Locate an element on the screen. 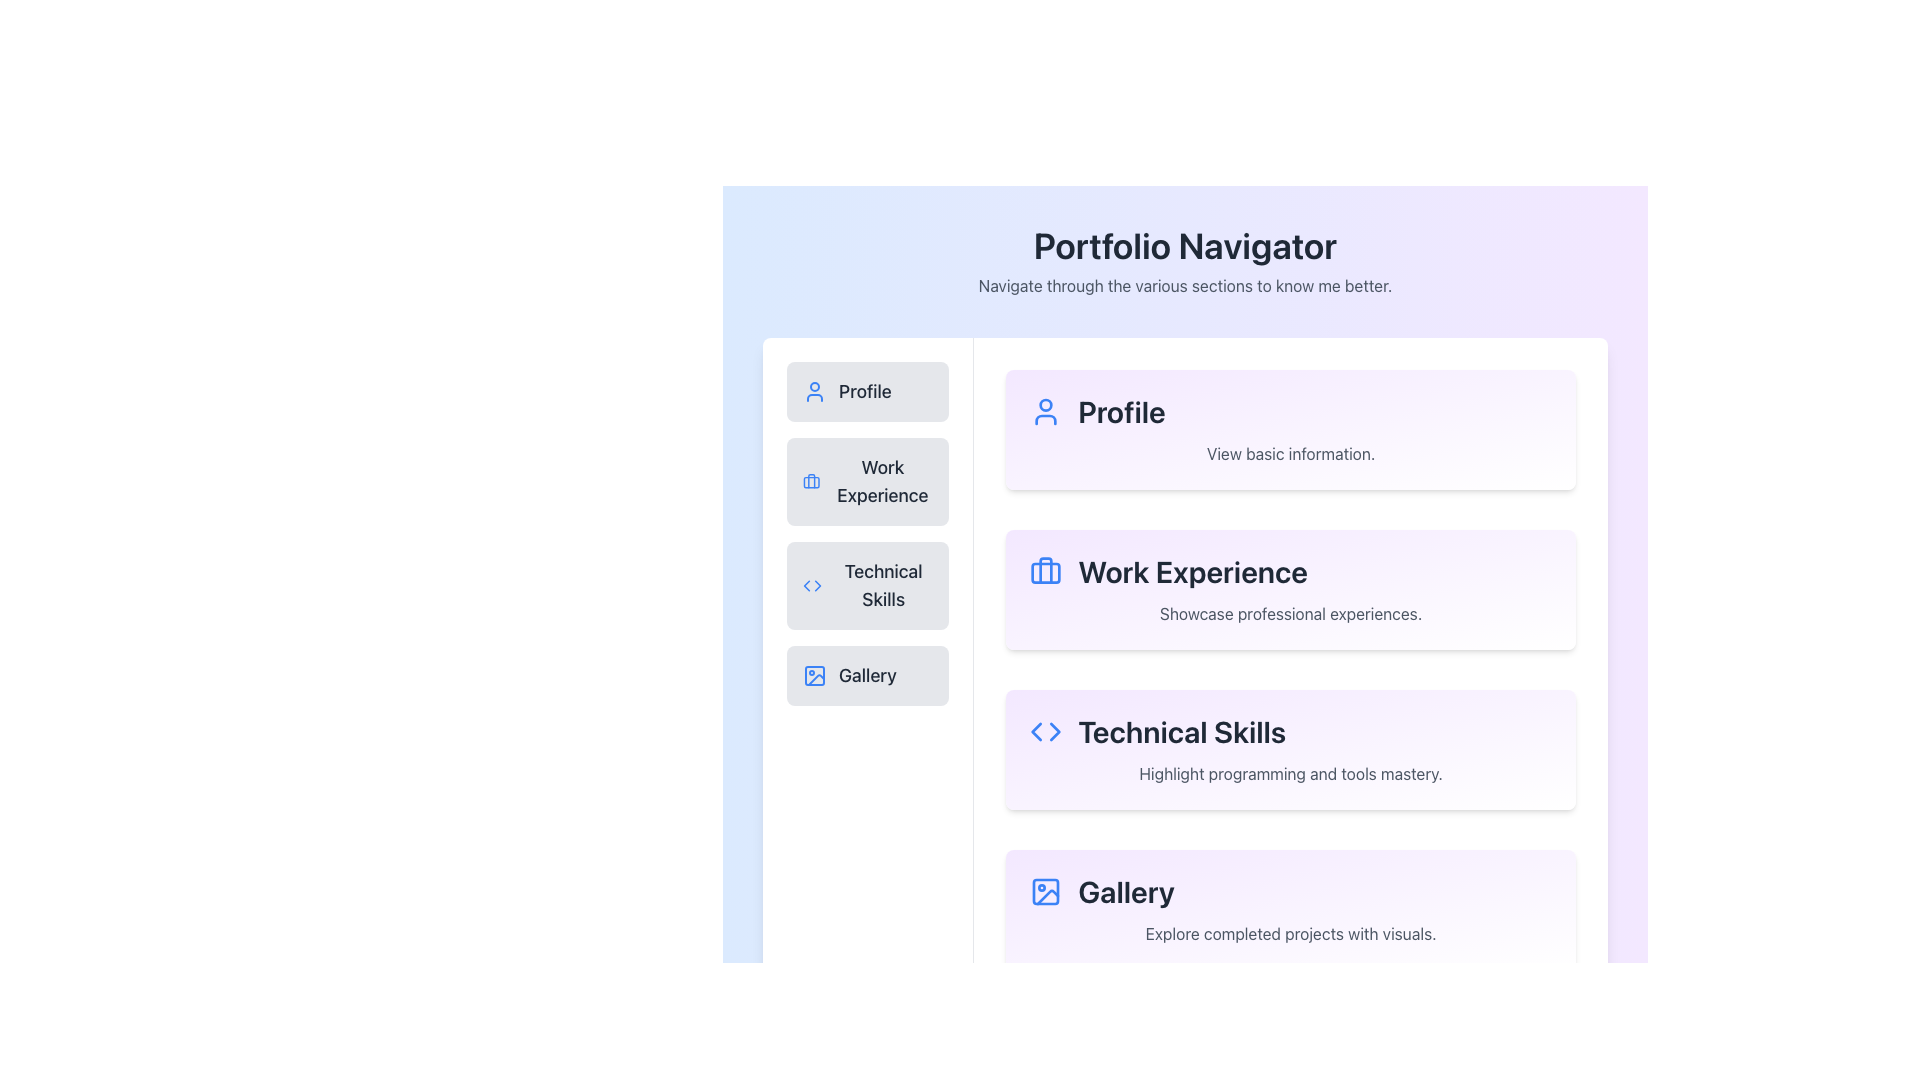  the blue briefcase icon located at the start of the 'Work Experience' section header is located at coordinates (1045, 571).